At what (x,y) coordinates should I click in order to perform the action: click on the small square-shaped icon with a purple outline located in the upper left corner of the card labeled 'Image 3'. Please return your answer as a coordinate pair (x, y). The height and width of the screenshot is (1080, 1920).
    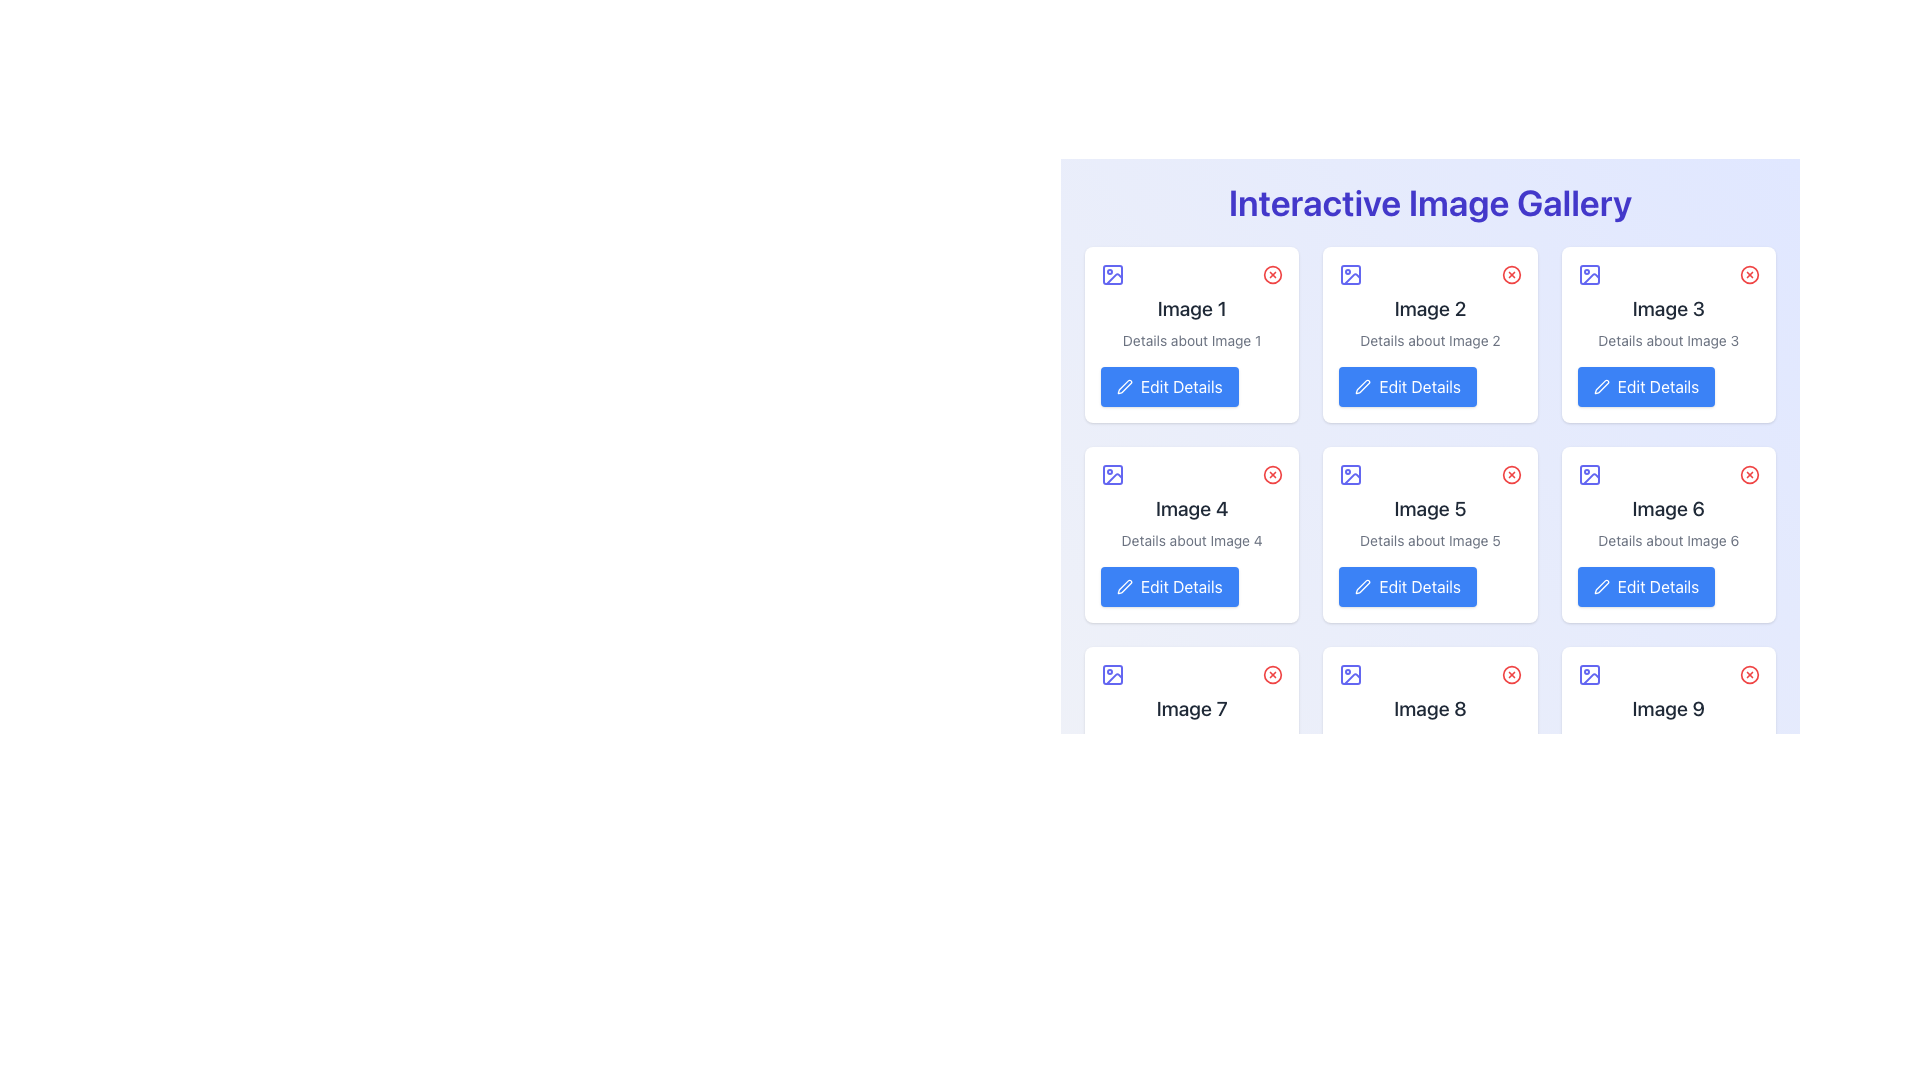
    Looking at the image, I should click on (1588, 274).